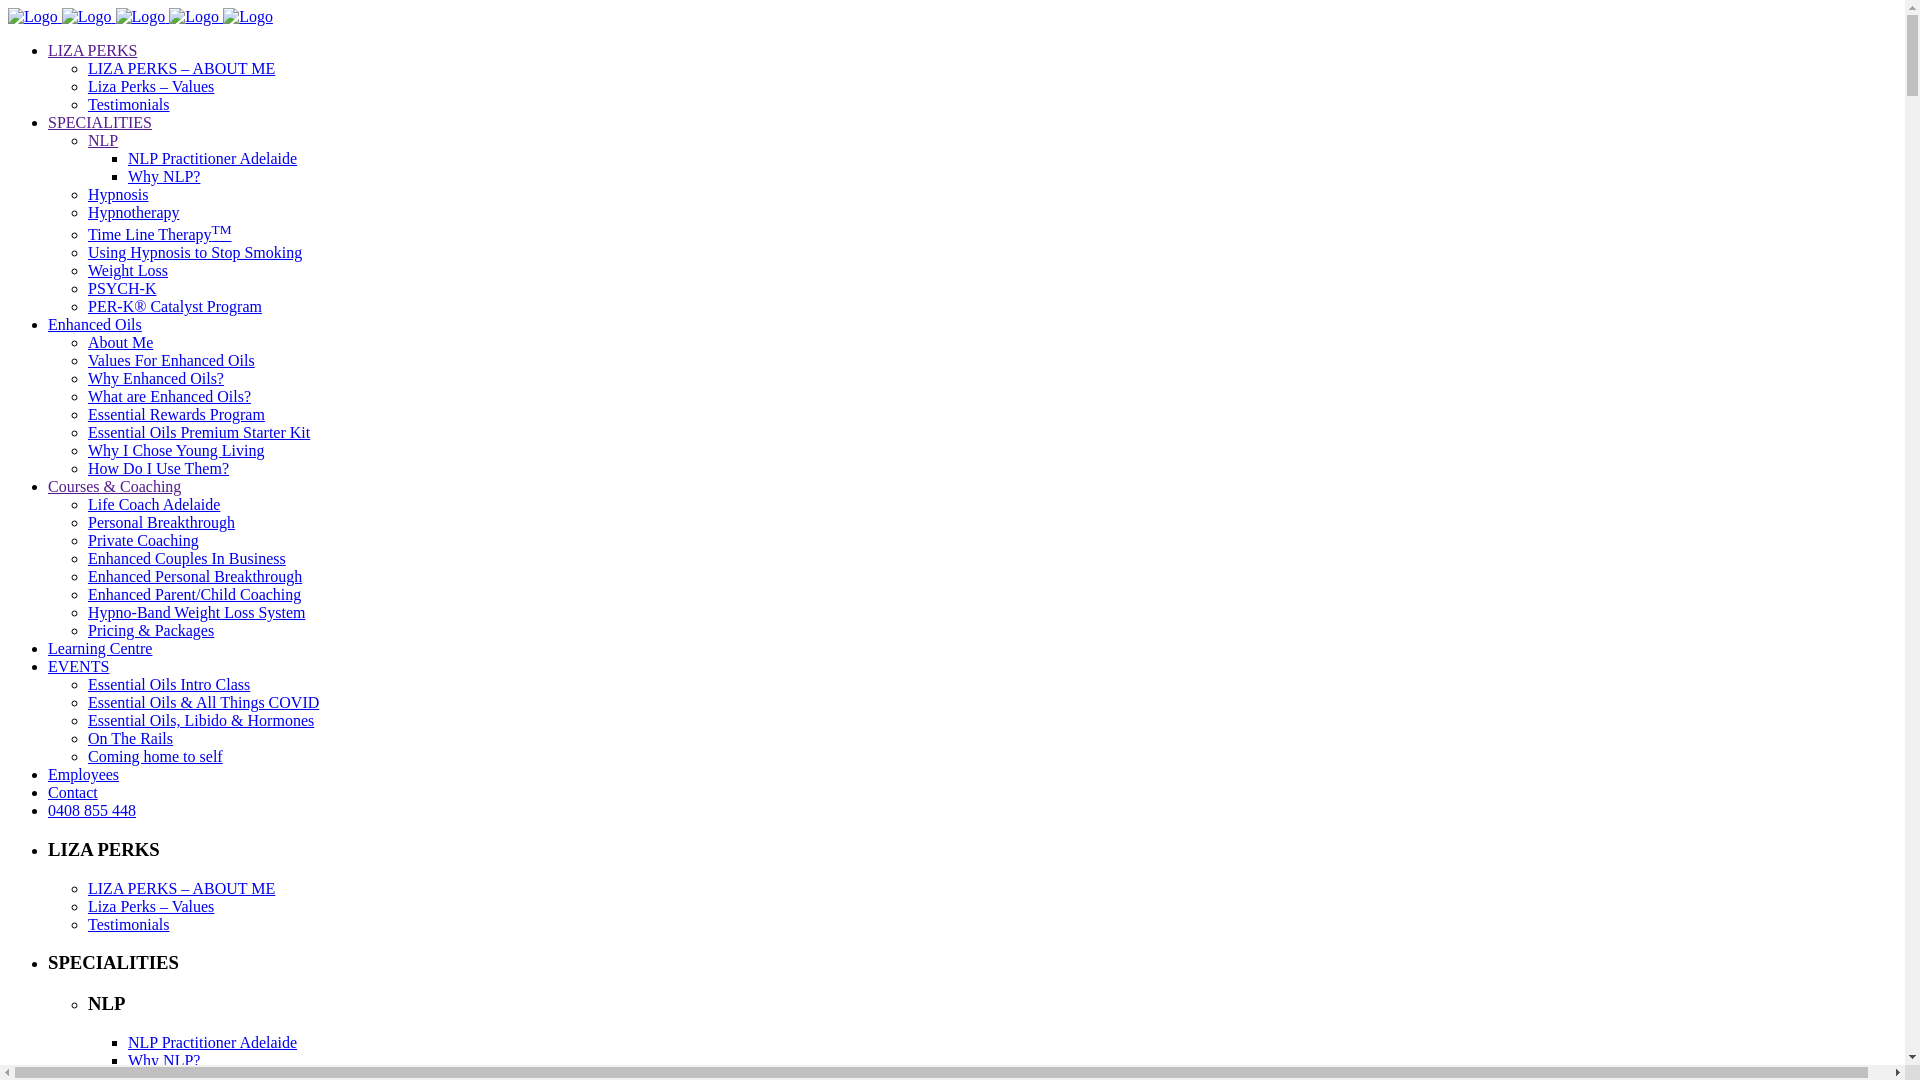 The height and width of the screenshot is (1080, 1920). I want to click on 'PSYCH-K', so click(120, 288).